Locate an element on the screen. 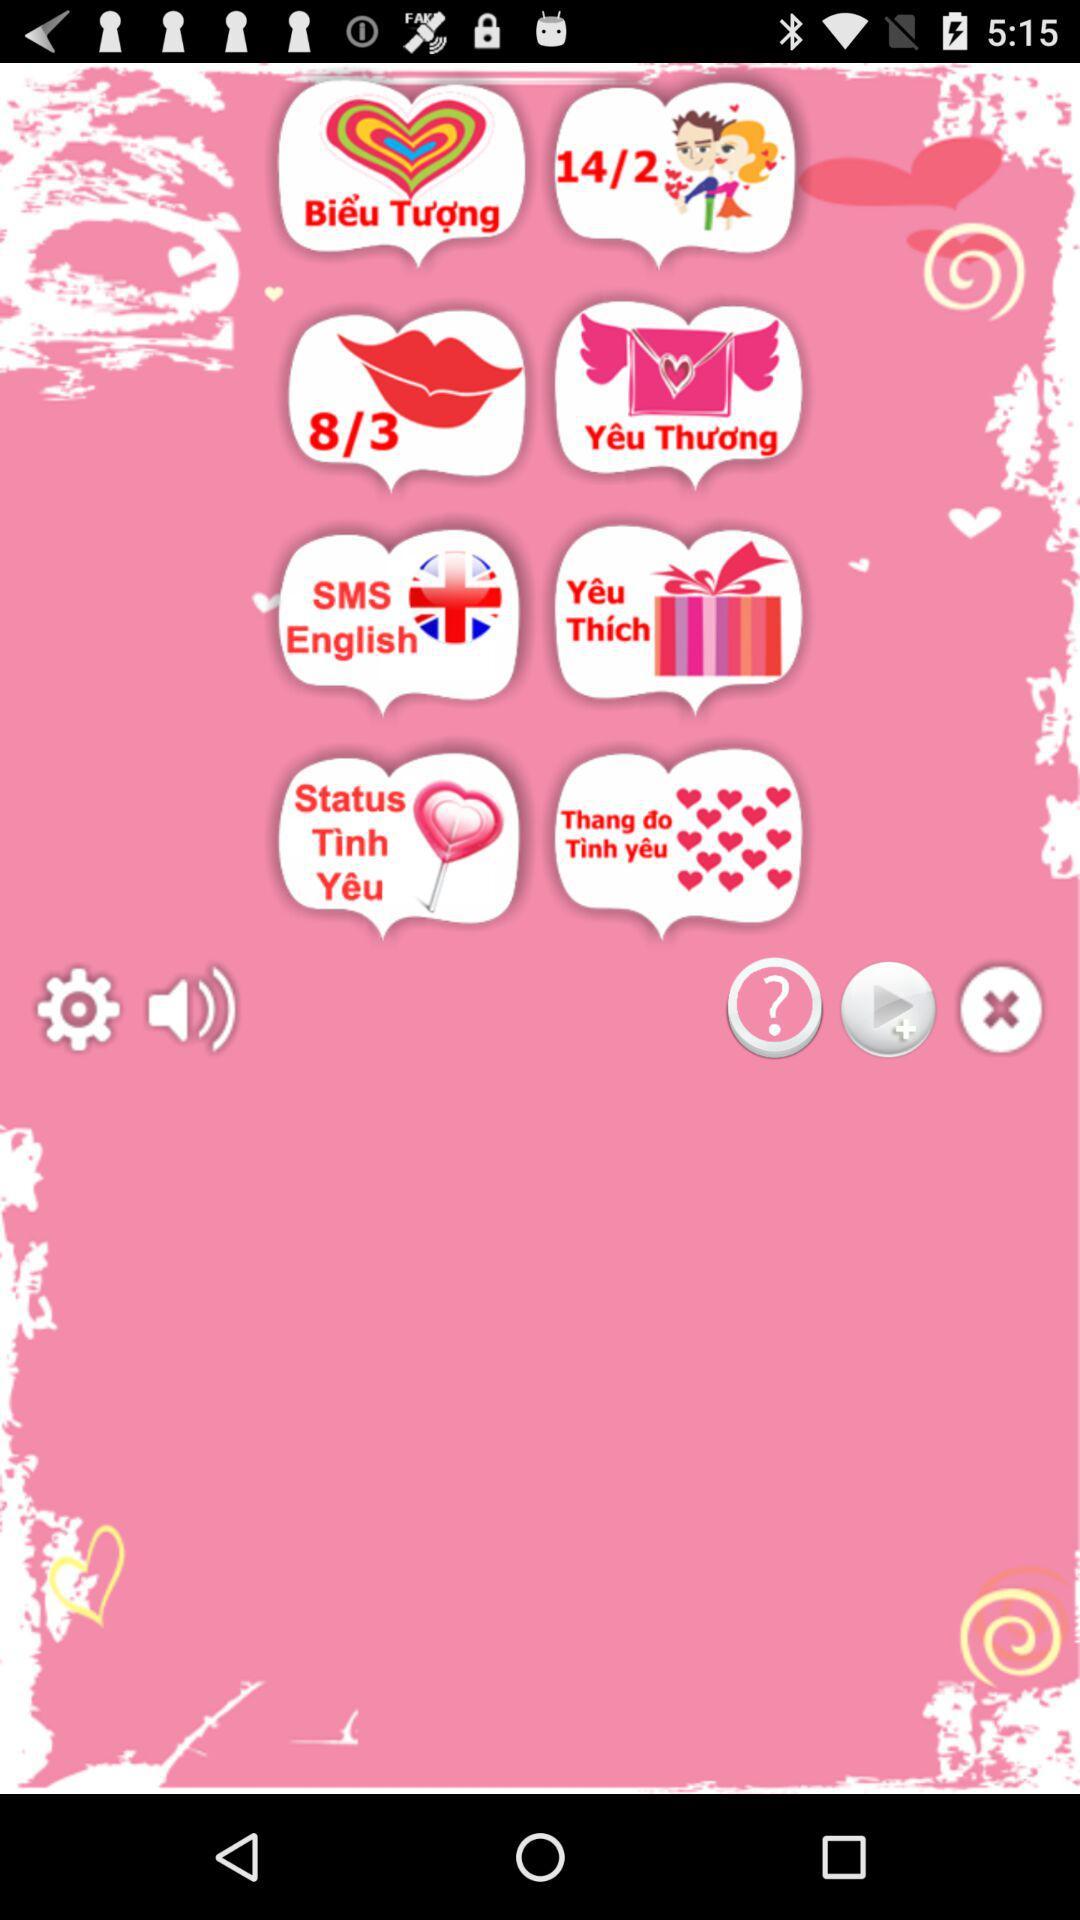 The image size is (1080, 1920). settings is located at coordinates (77, 1009).